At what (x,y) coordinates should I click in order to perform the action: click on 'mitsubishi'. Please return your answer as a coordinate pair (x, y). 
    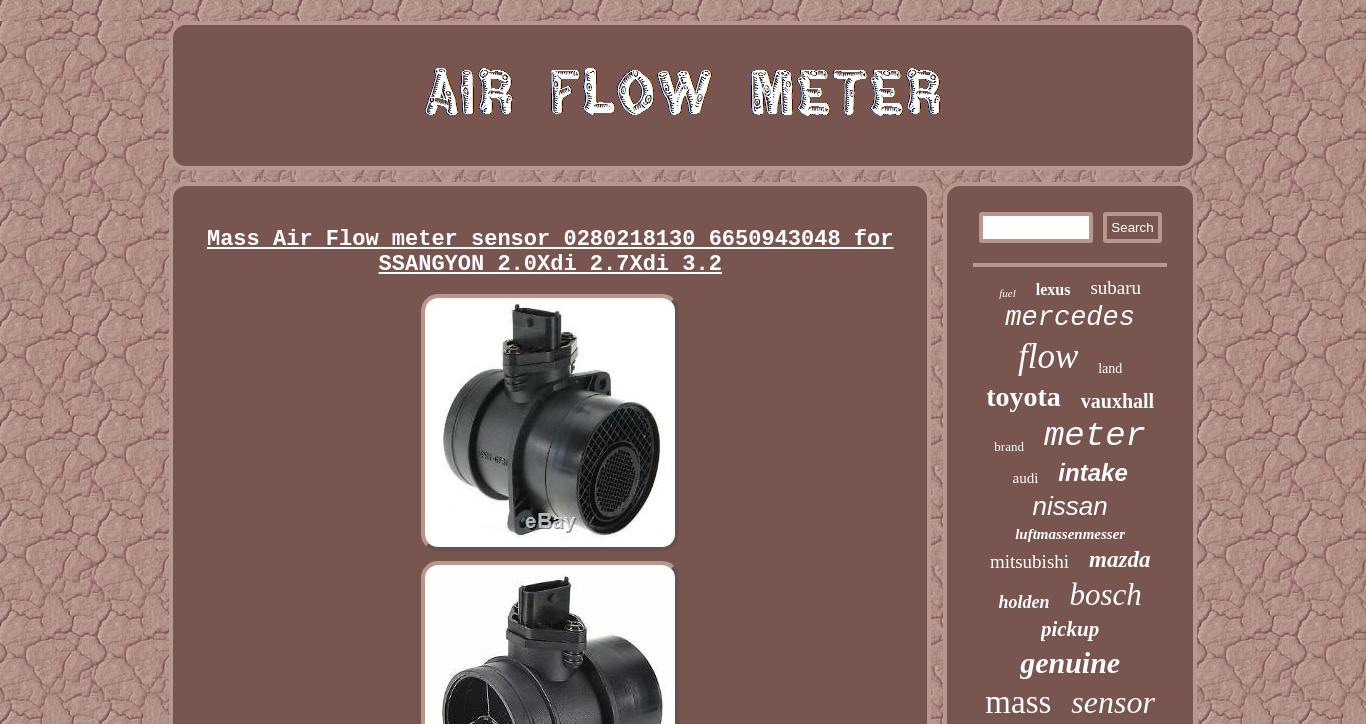
    Looking at the image, I should click on (1028, 561).